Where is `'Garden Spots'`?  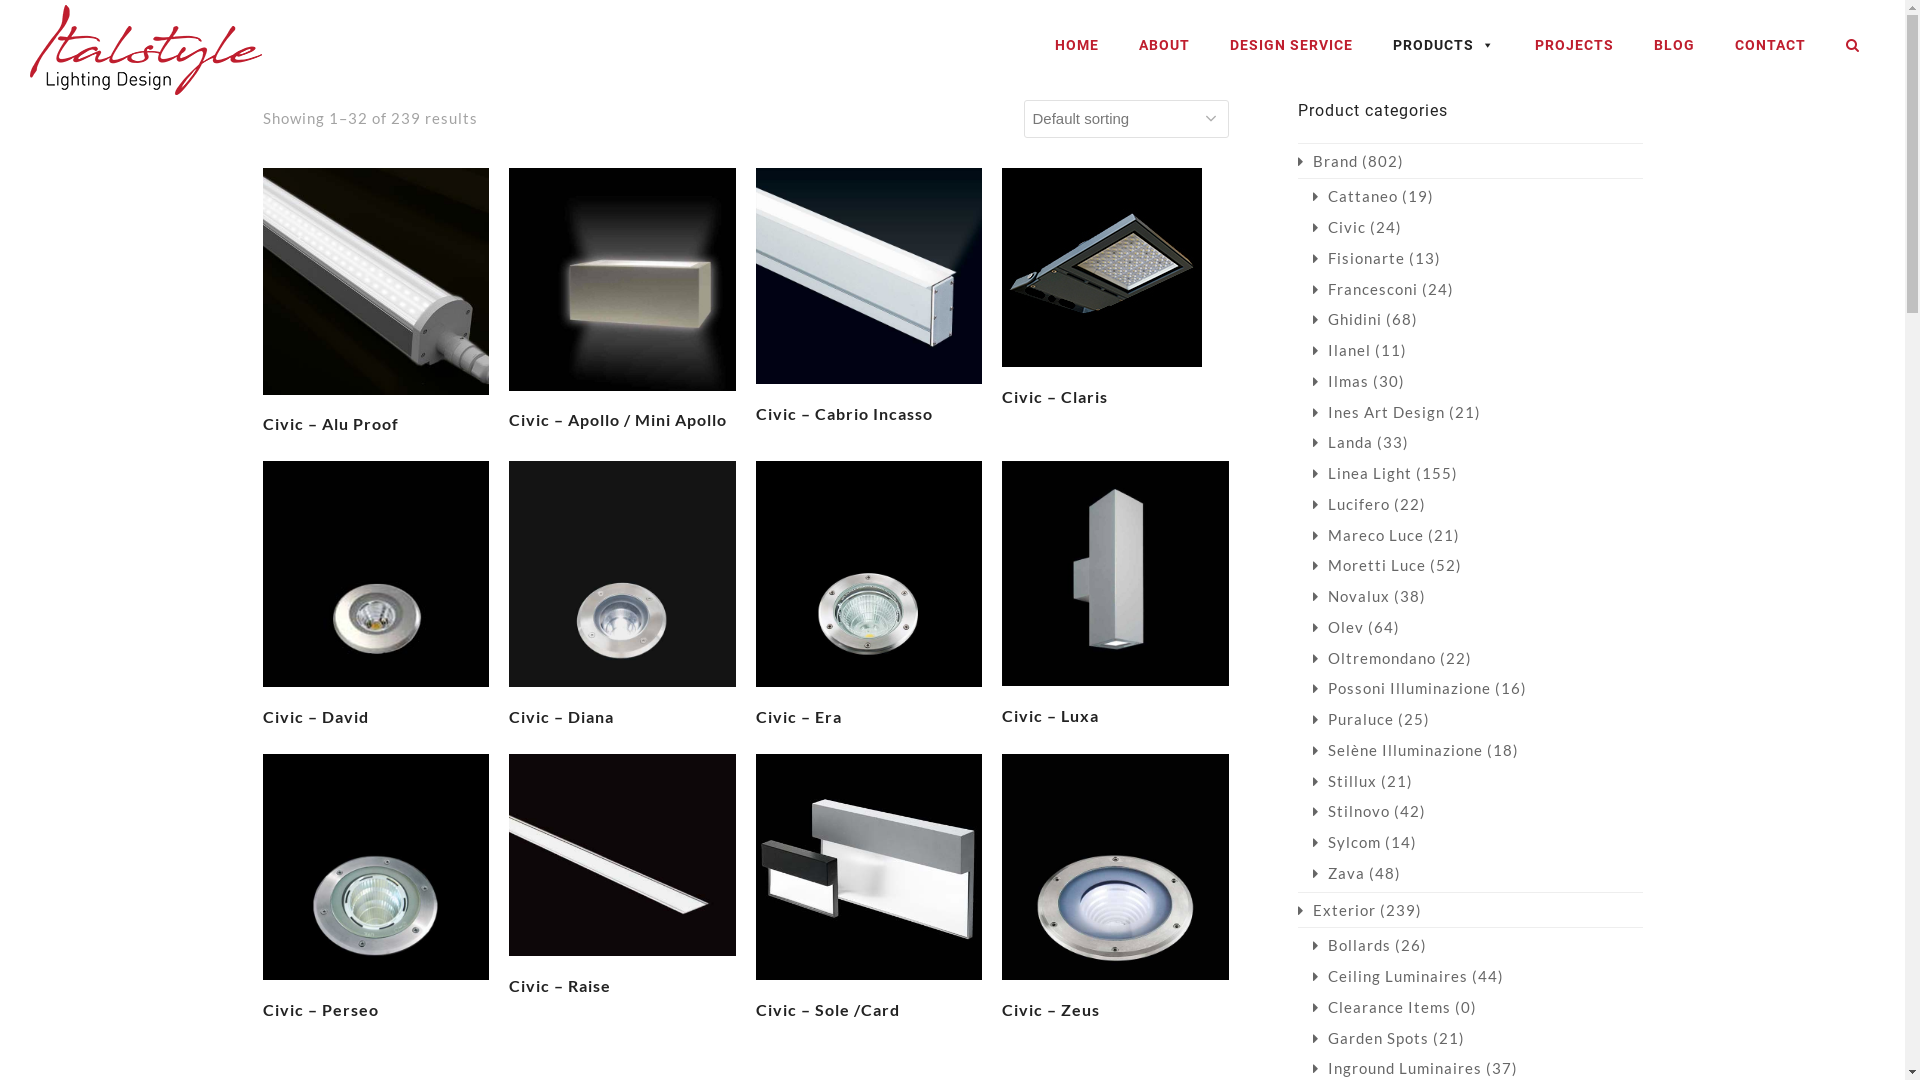
'Garden Spots' is located at coordinates (1368, 1036).